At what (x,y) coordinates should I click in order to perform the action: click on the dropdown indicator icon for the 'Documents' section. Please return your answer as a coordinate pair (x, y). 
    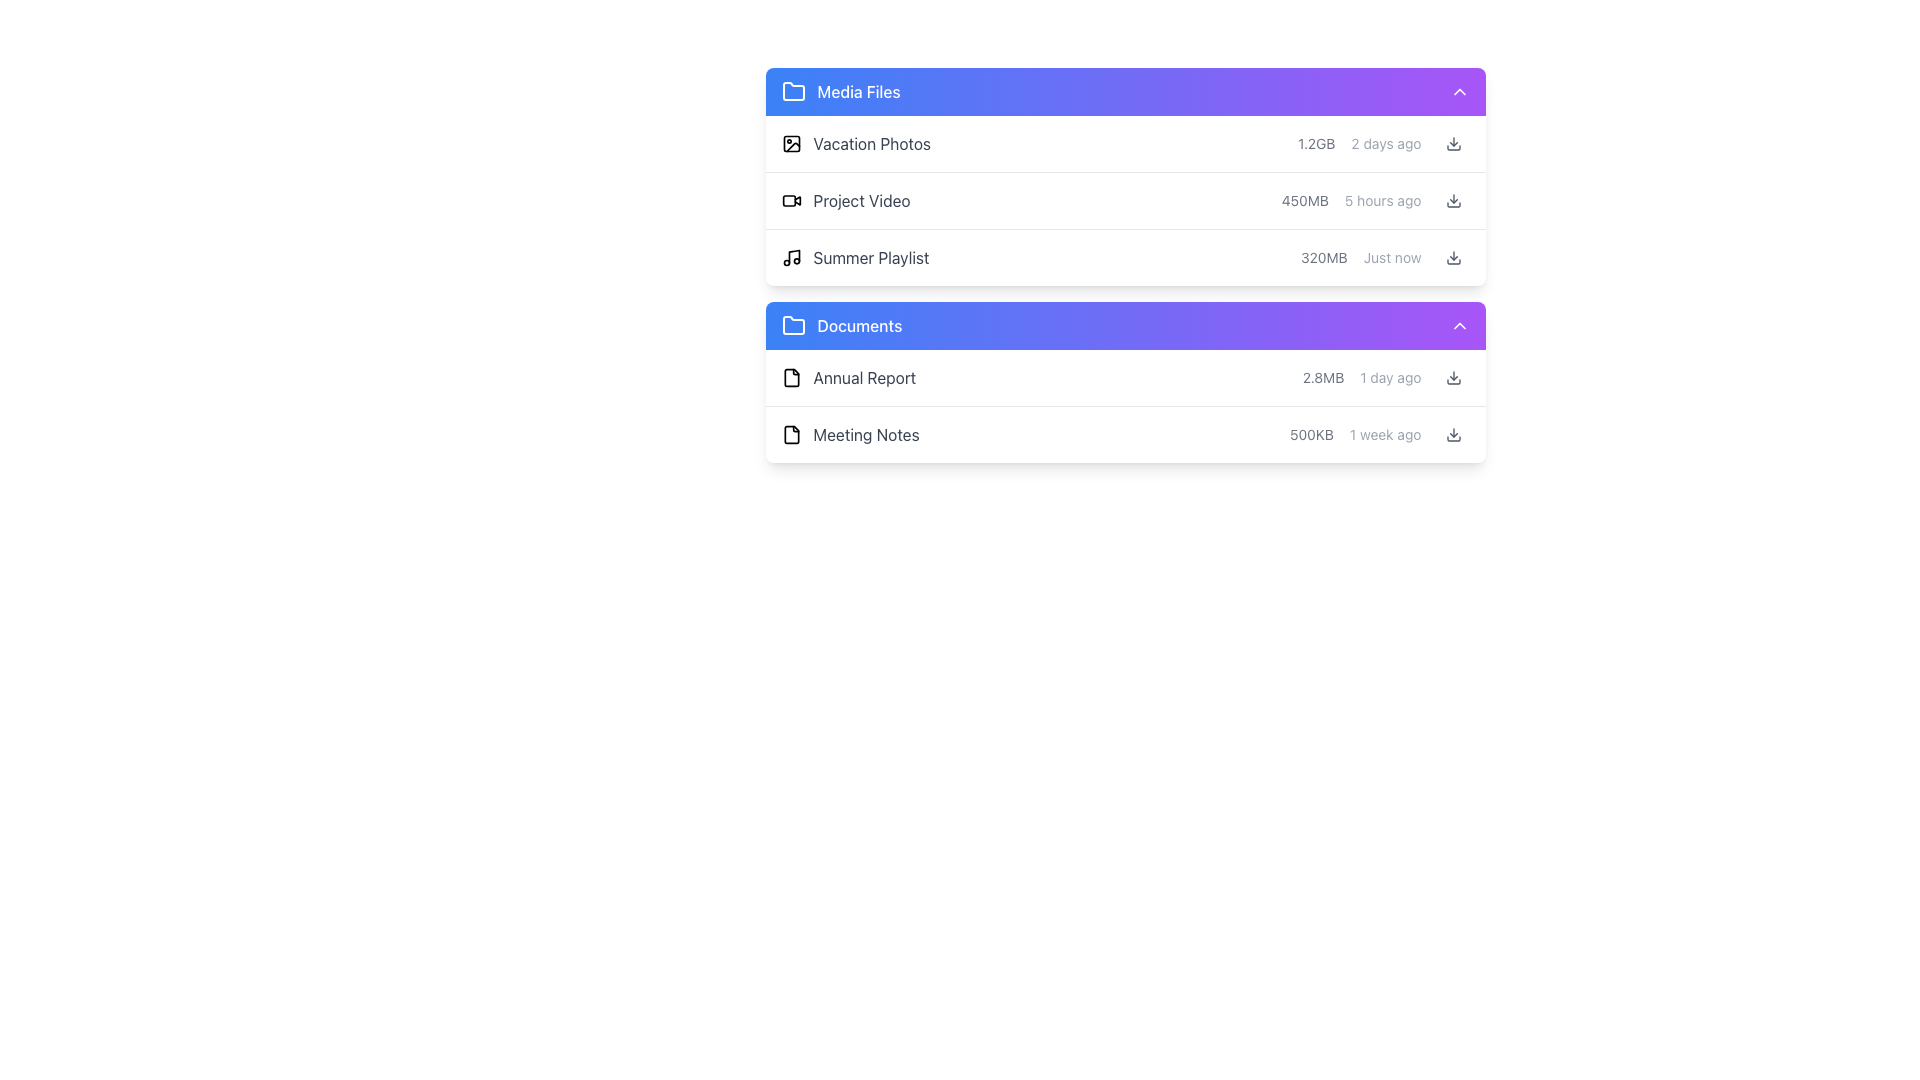
    Looking at the image, I should click on (1459, 325).